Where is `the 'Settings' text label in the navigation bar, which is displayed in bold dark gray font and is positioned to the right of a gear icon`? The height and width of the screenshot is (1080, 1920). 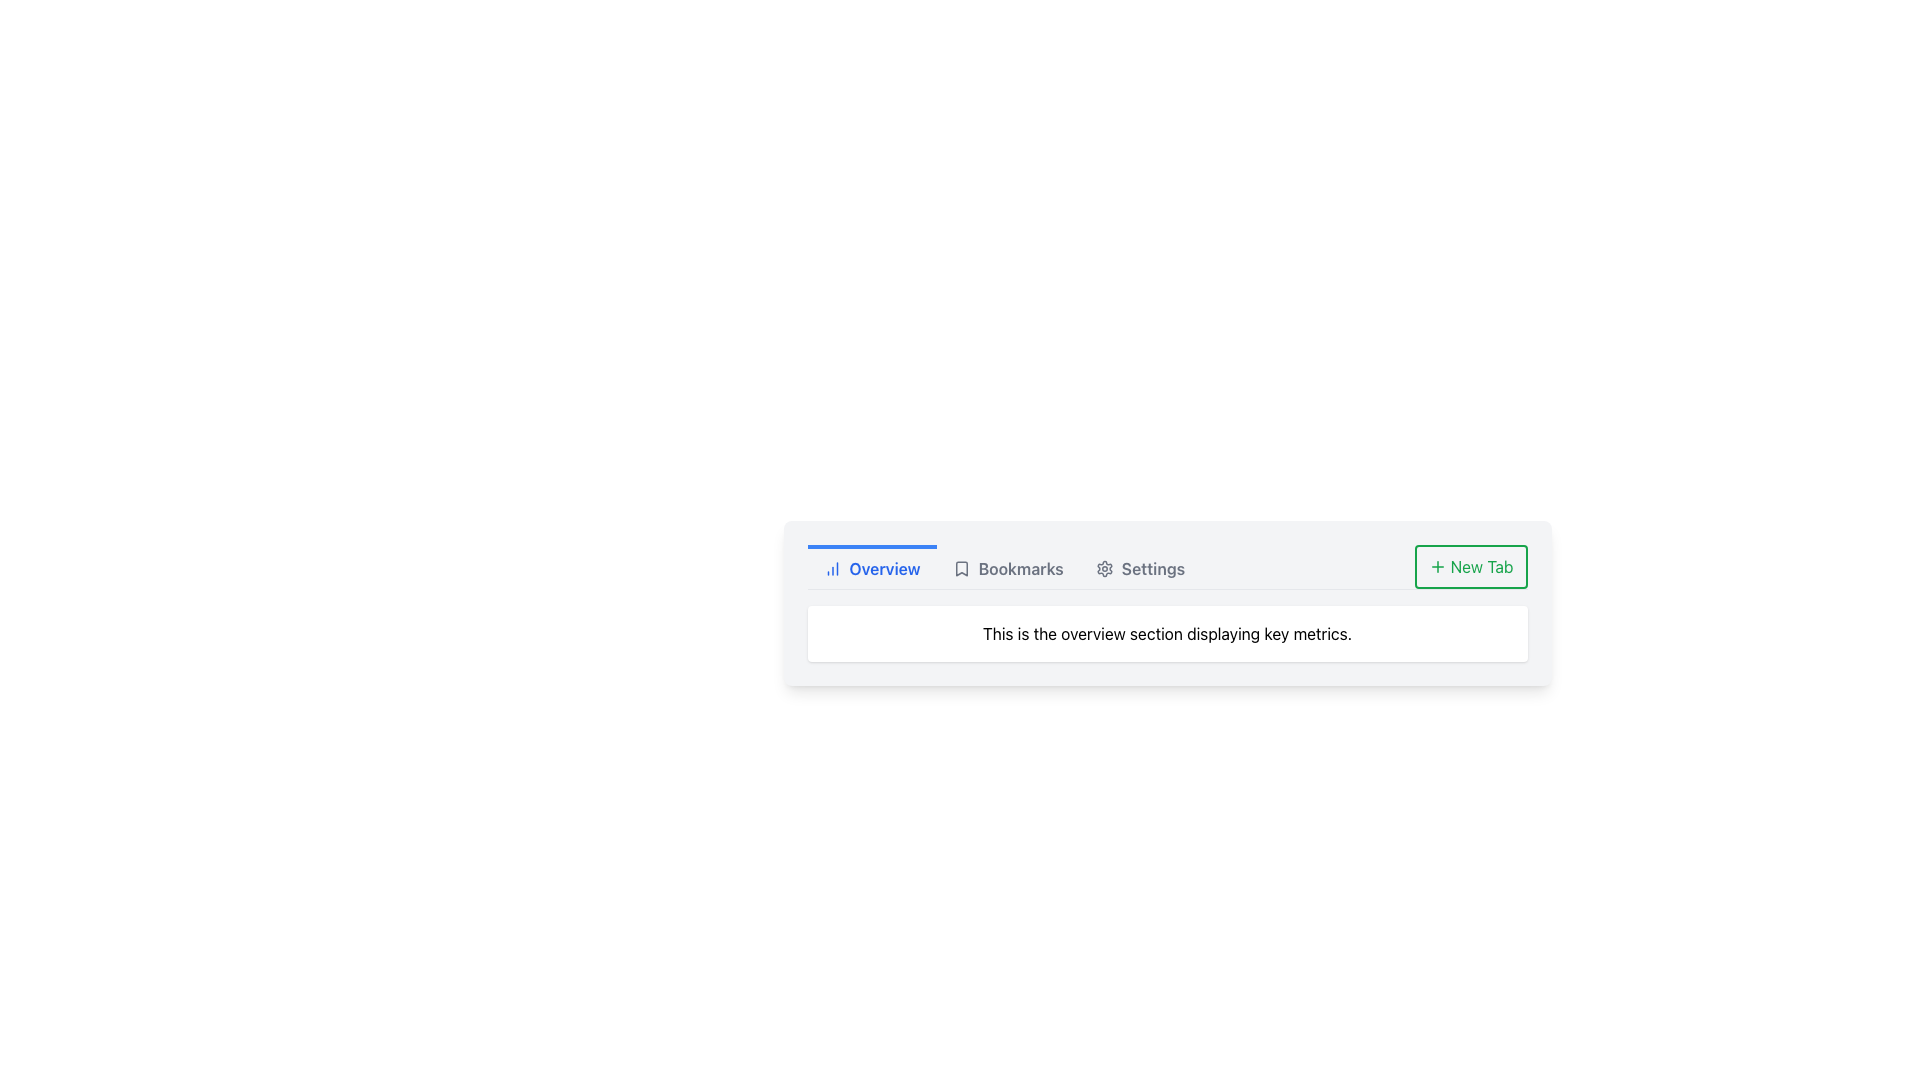
the 'Settings' text label in the navigation bar, which is displayed in bold dark gray font and is positioned to the right of a gear icon is located at coordinates (1153, 569).